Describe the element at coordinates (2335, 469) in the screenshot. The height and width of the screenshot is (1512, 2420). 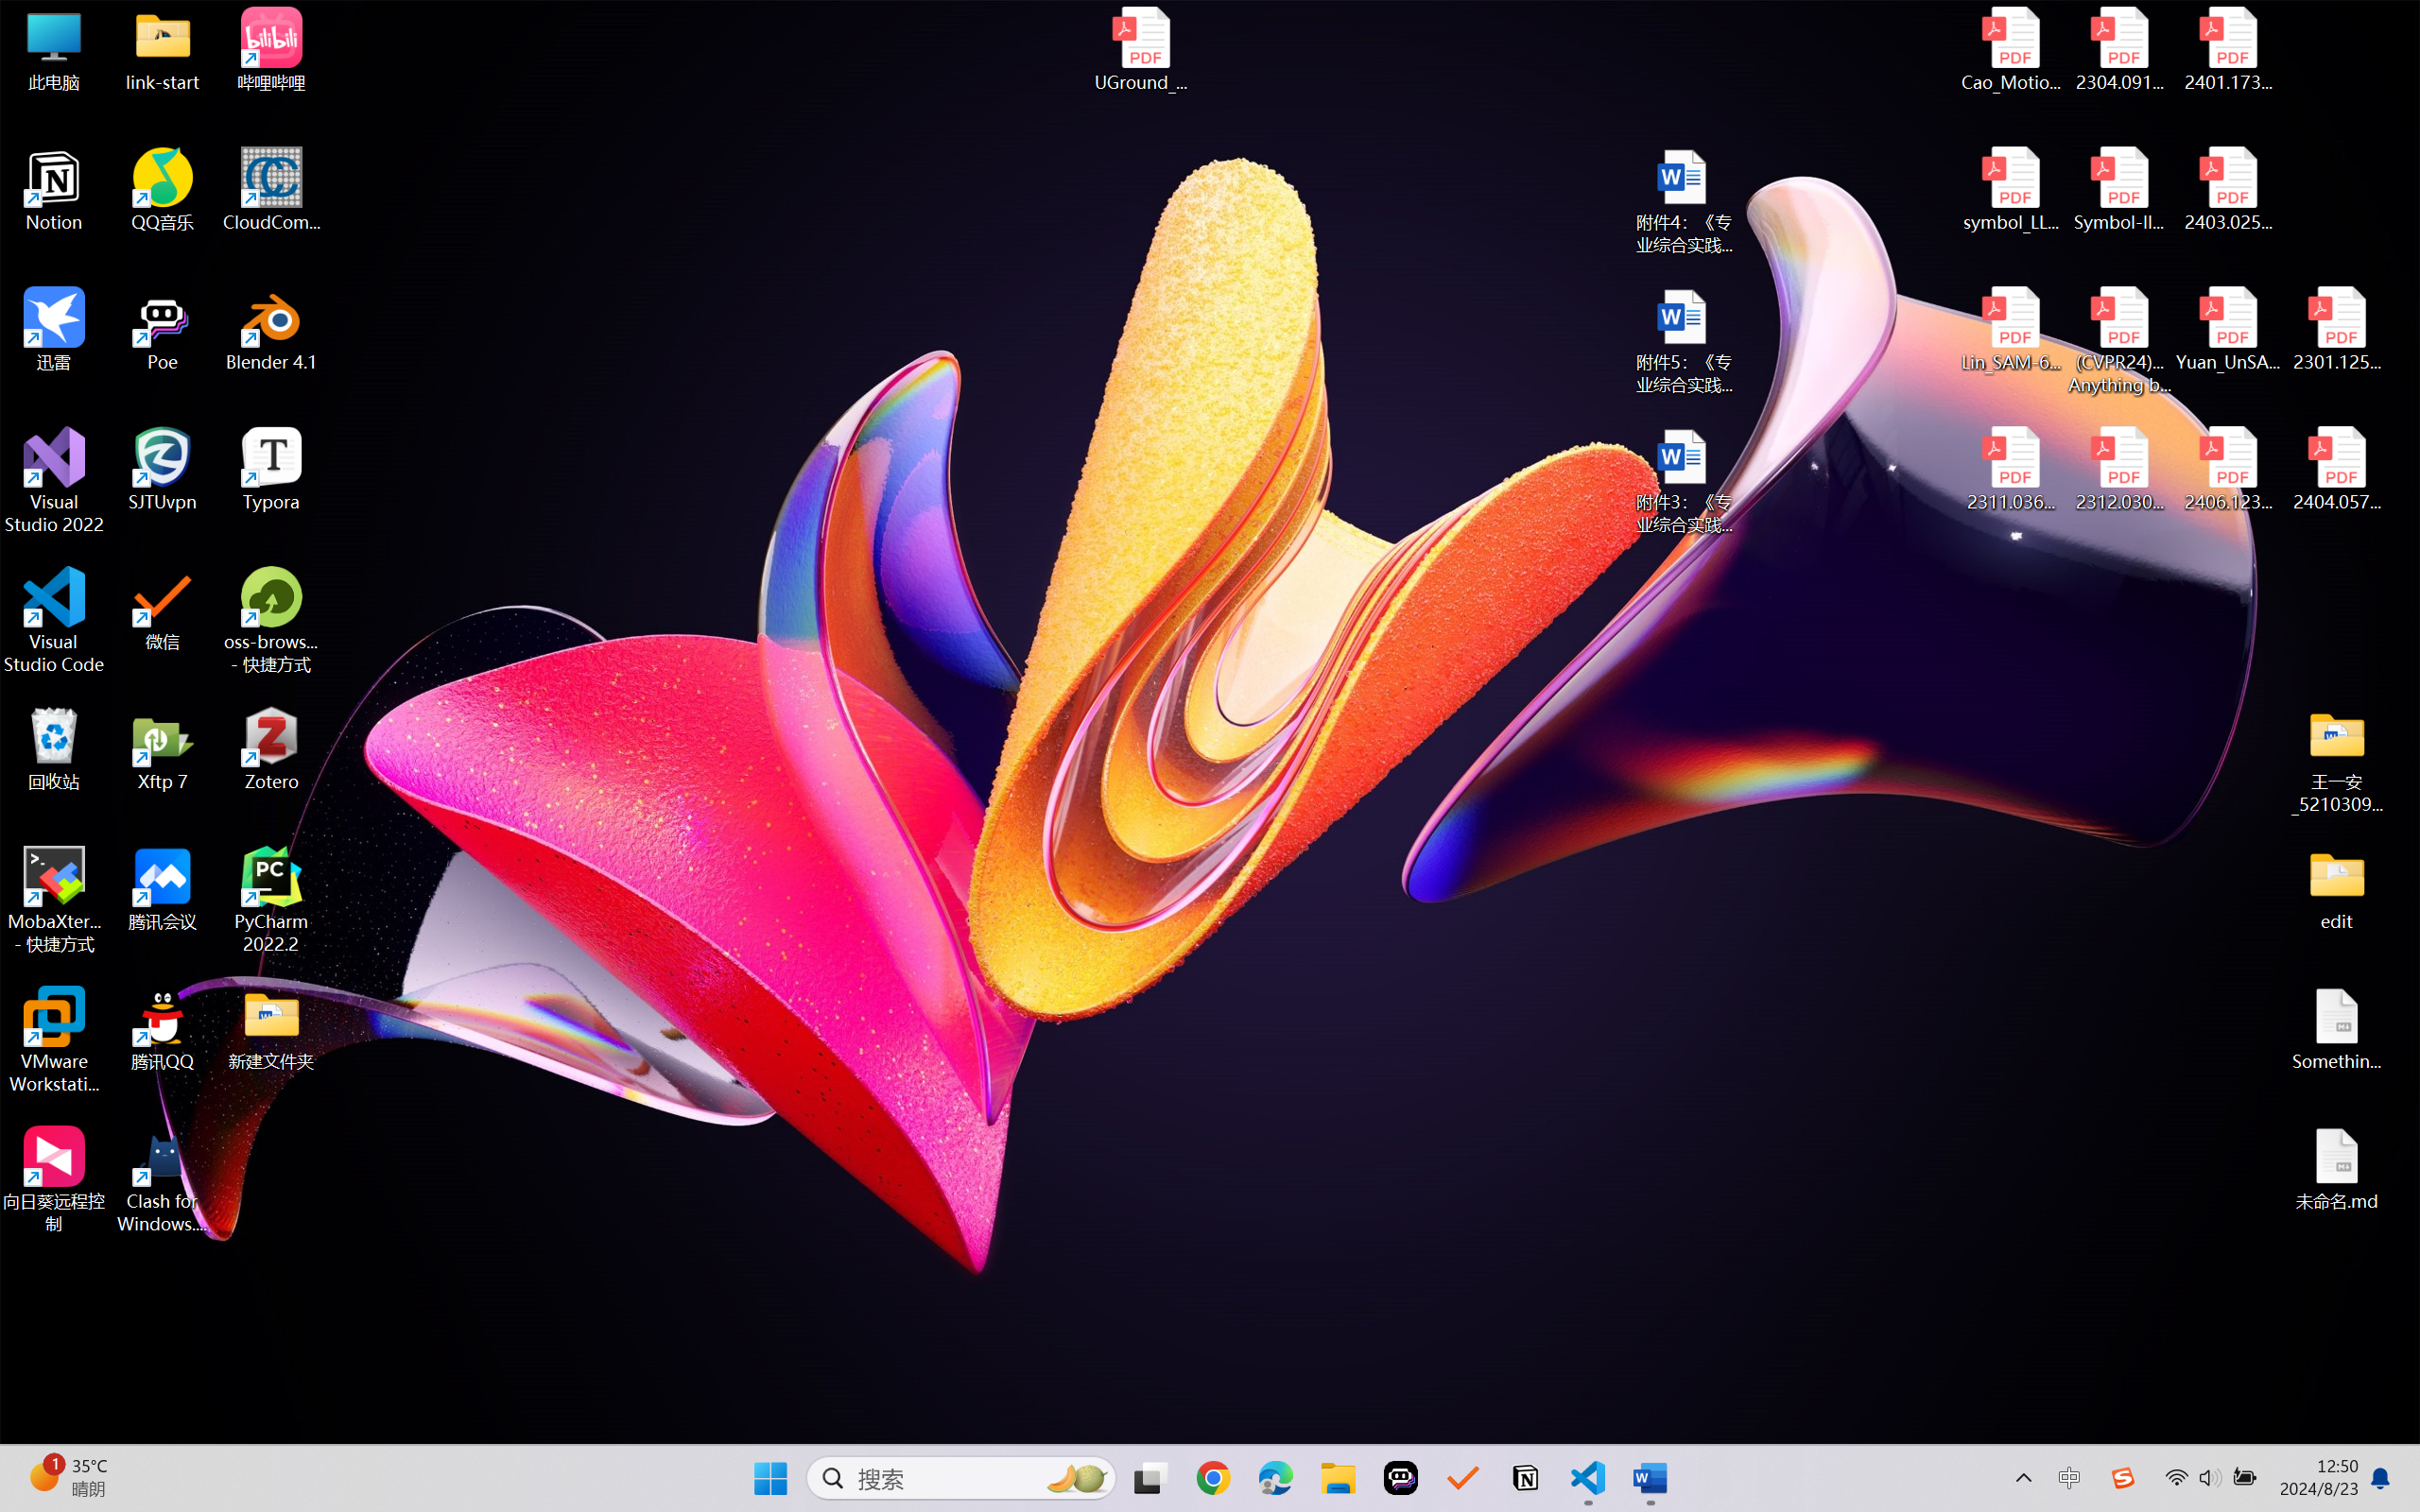
I see `'2404.05719v1.pdf'` at that location.